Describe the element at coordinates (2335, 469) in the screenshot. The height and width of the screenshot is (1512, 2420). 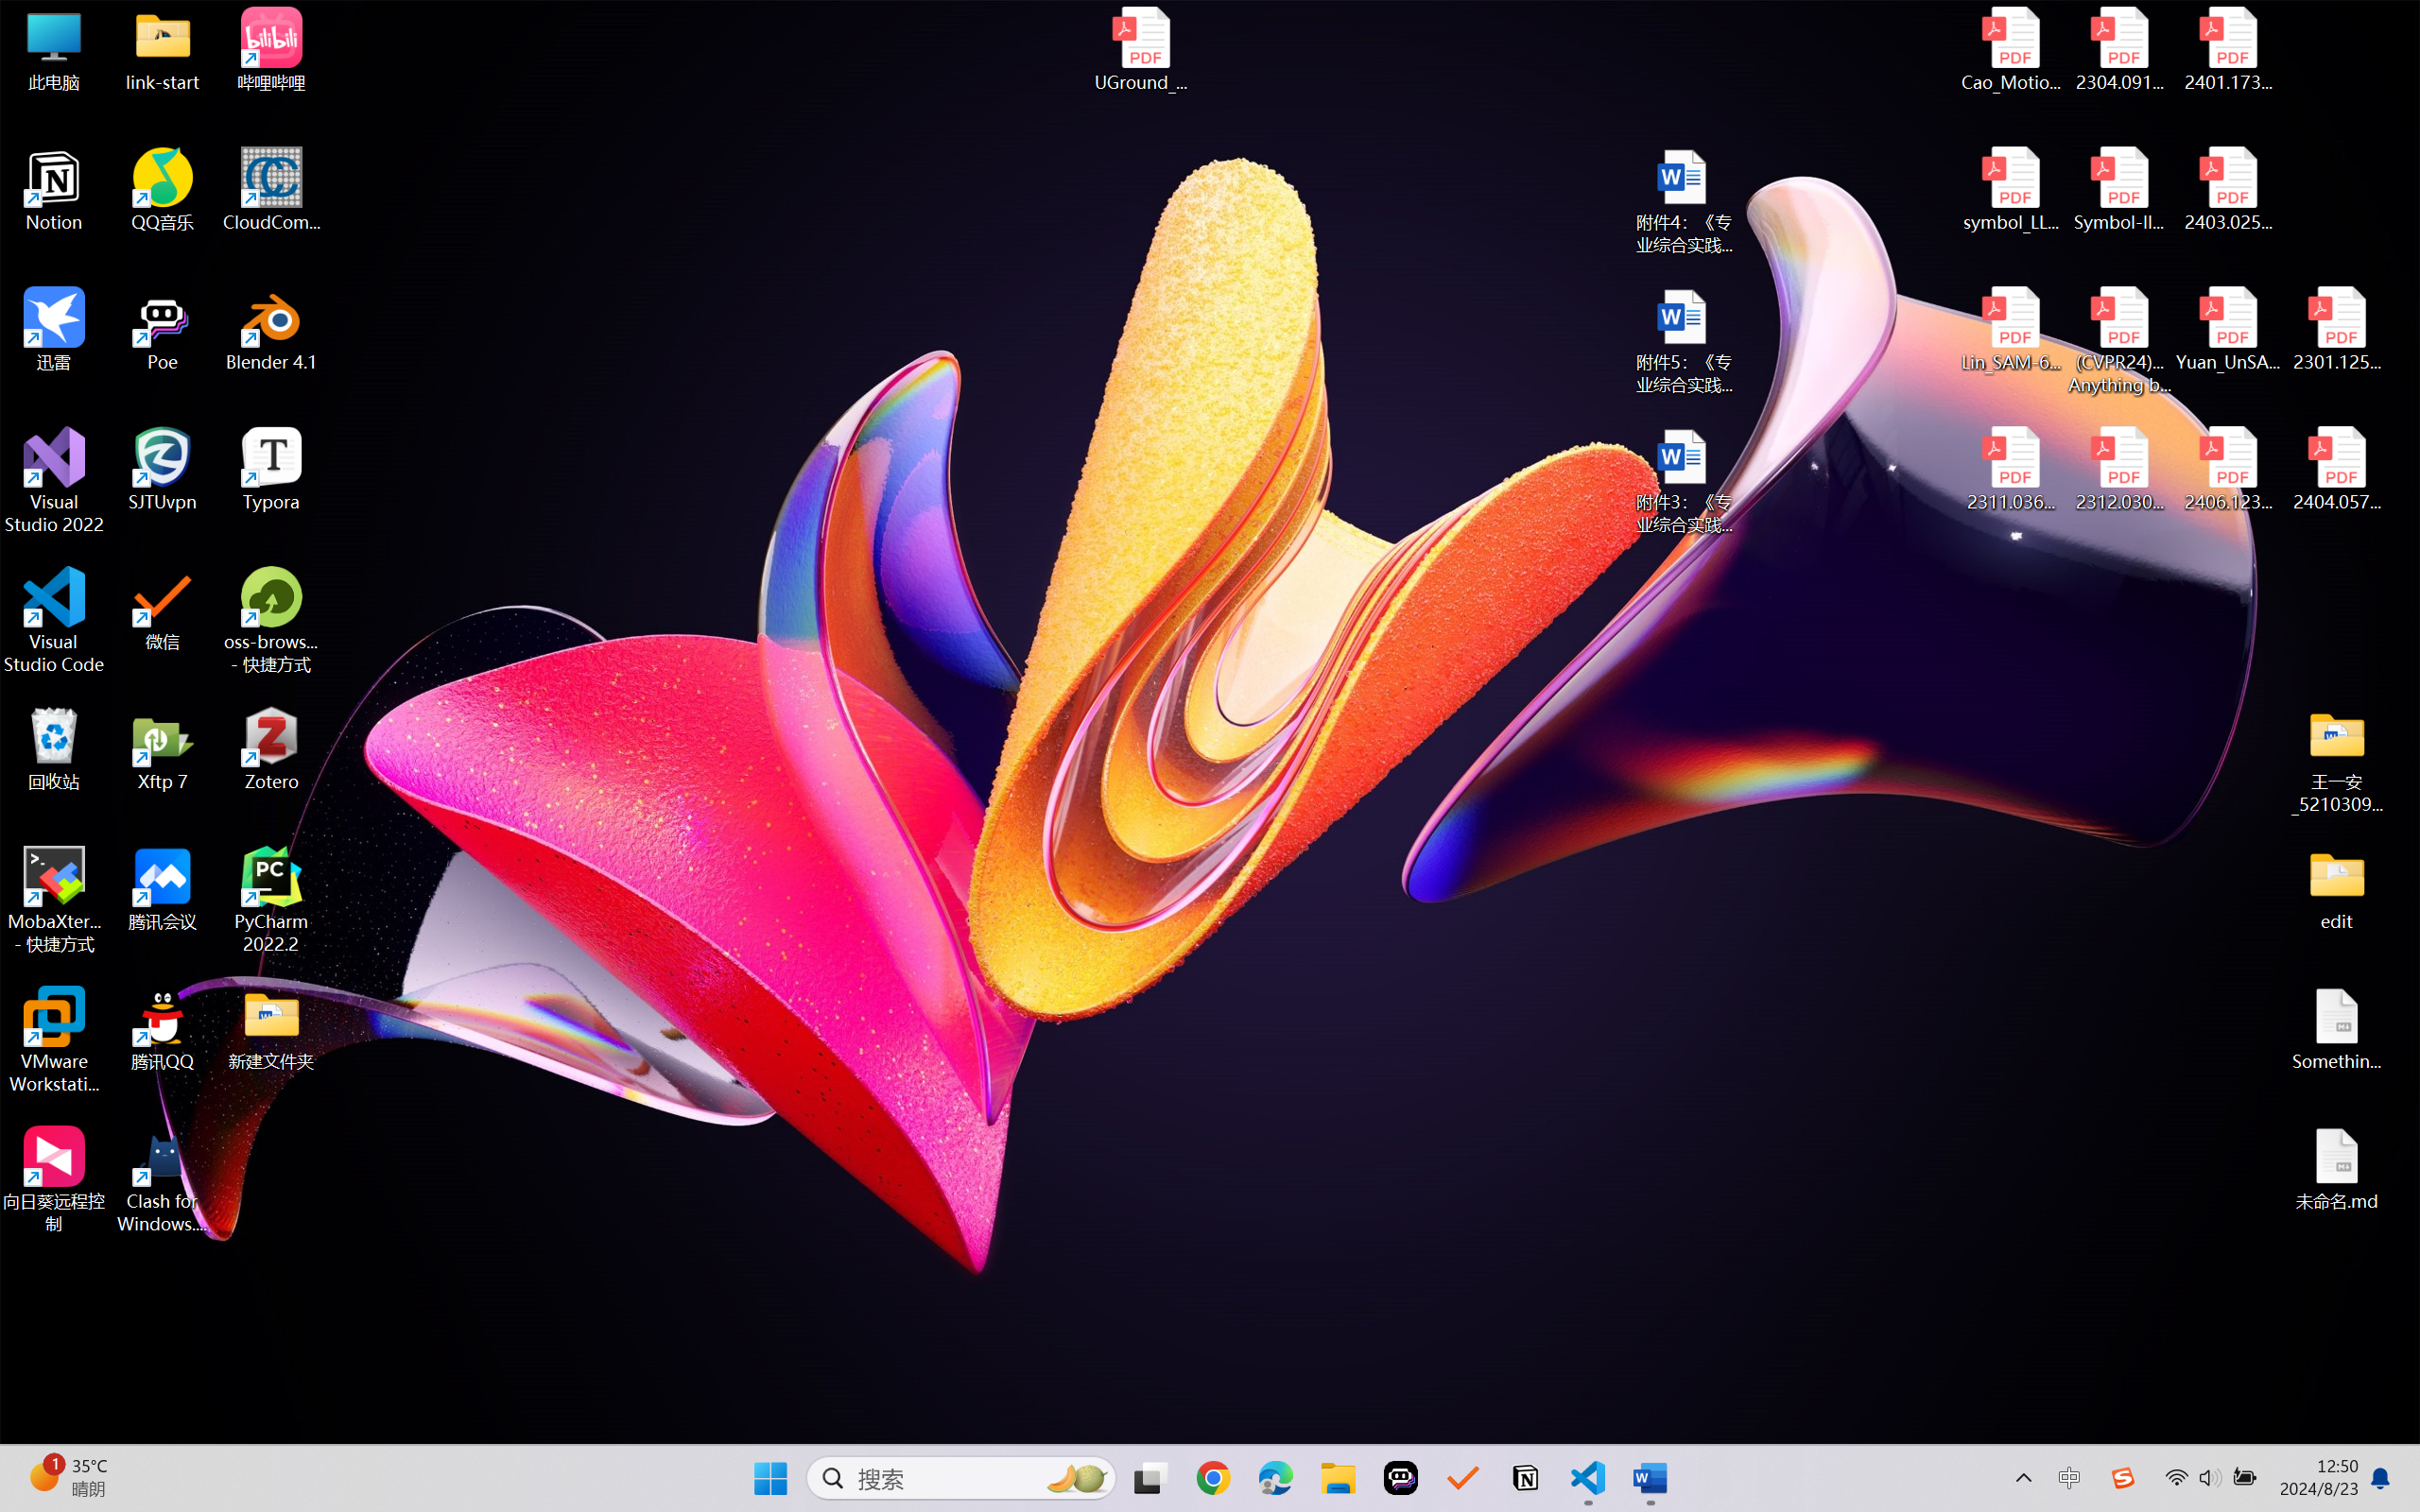
I see `'2404.05719v1.pdf'` at that location.